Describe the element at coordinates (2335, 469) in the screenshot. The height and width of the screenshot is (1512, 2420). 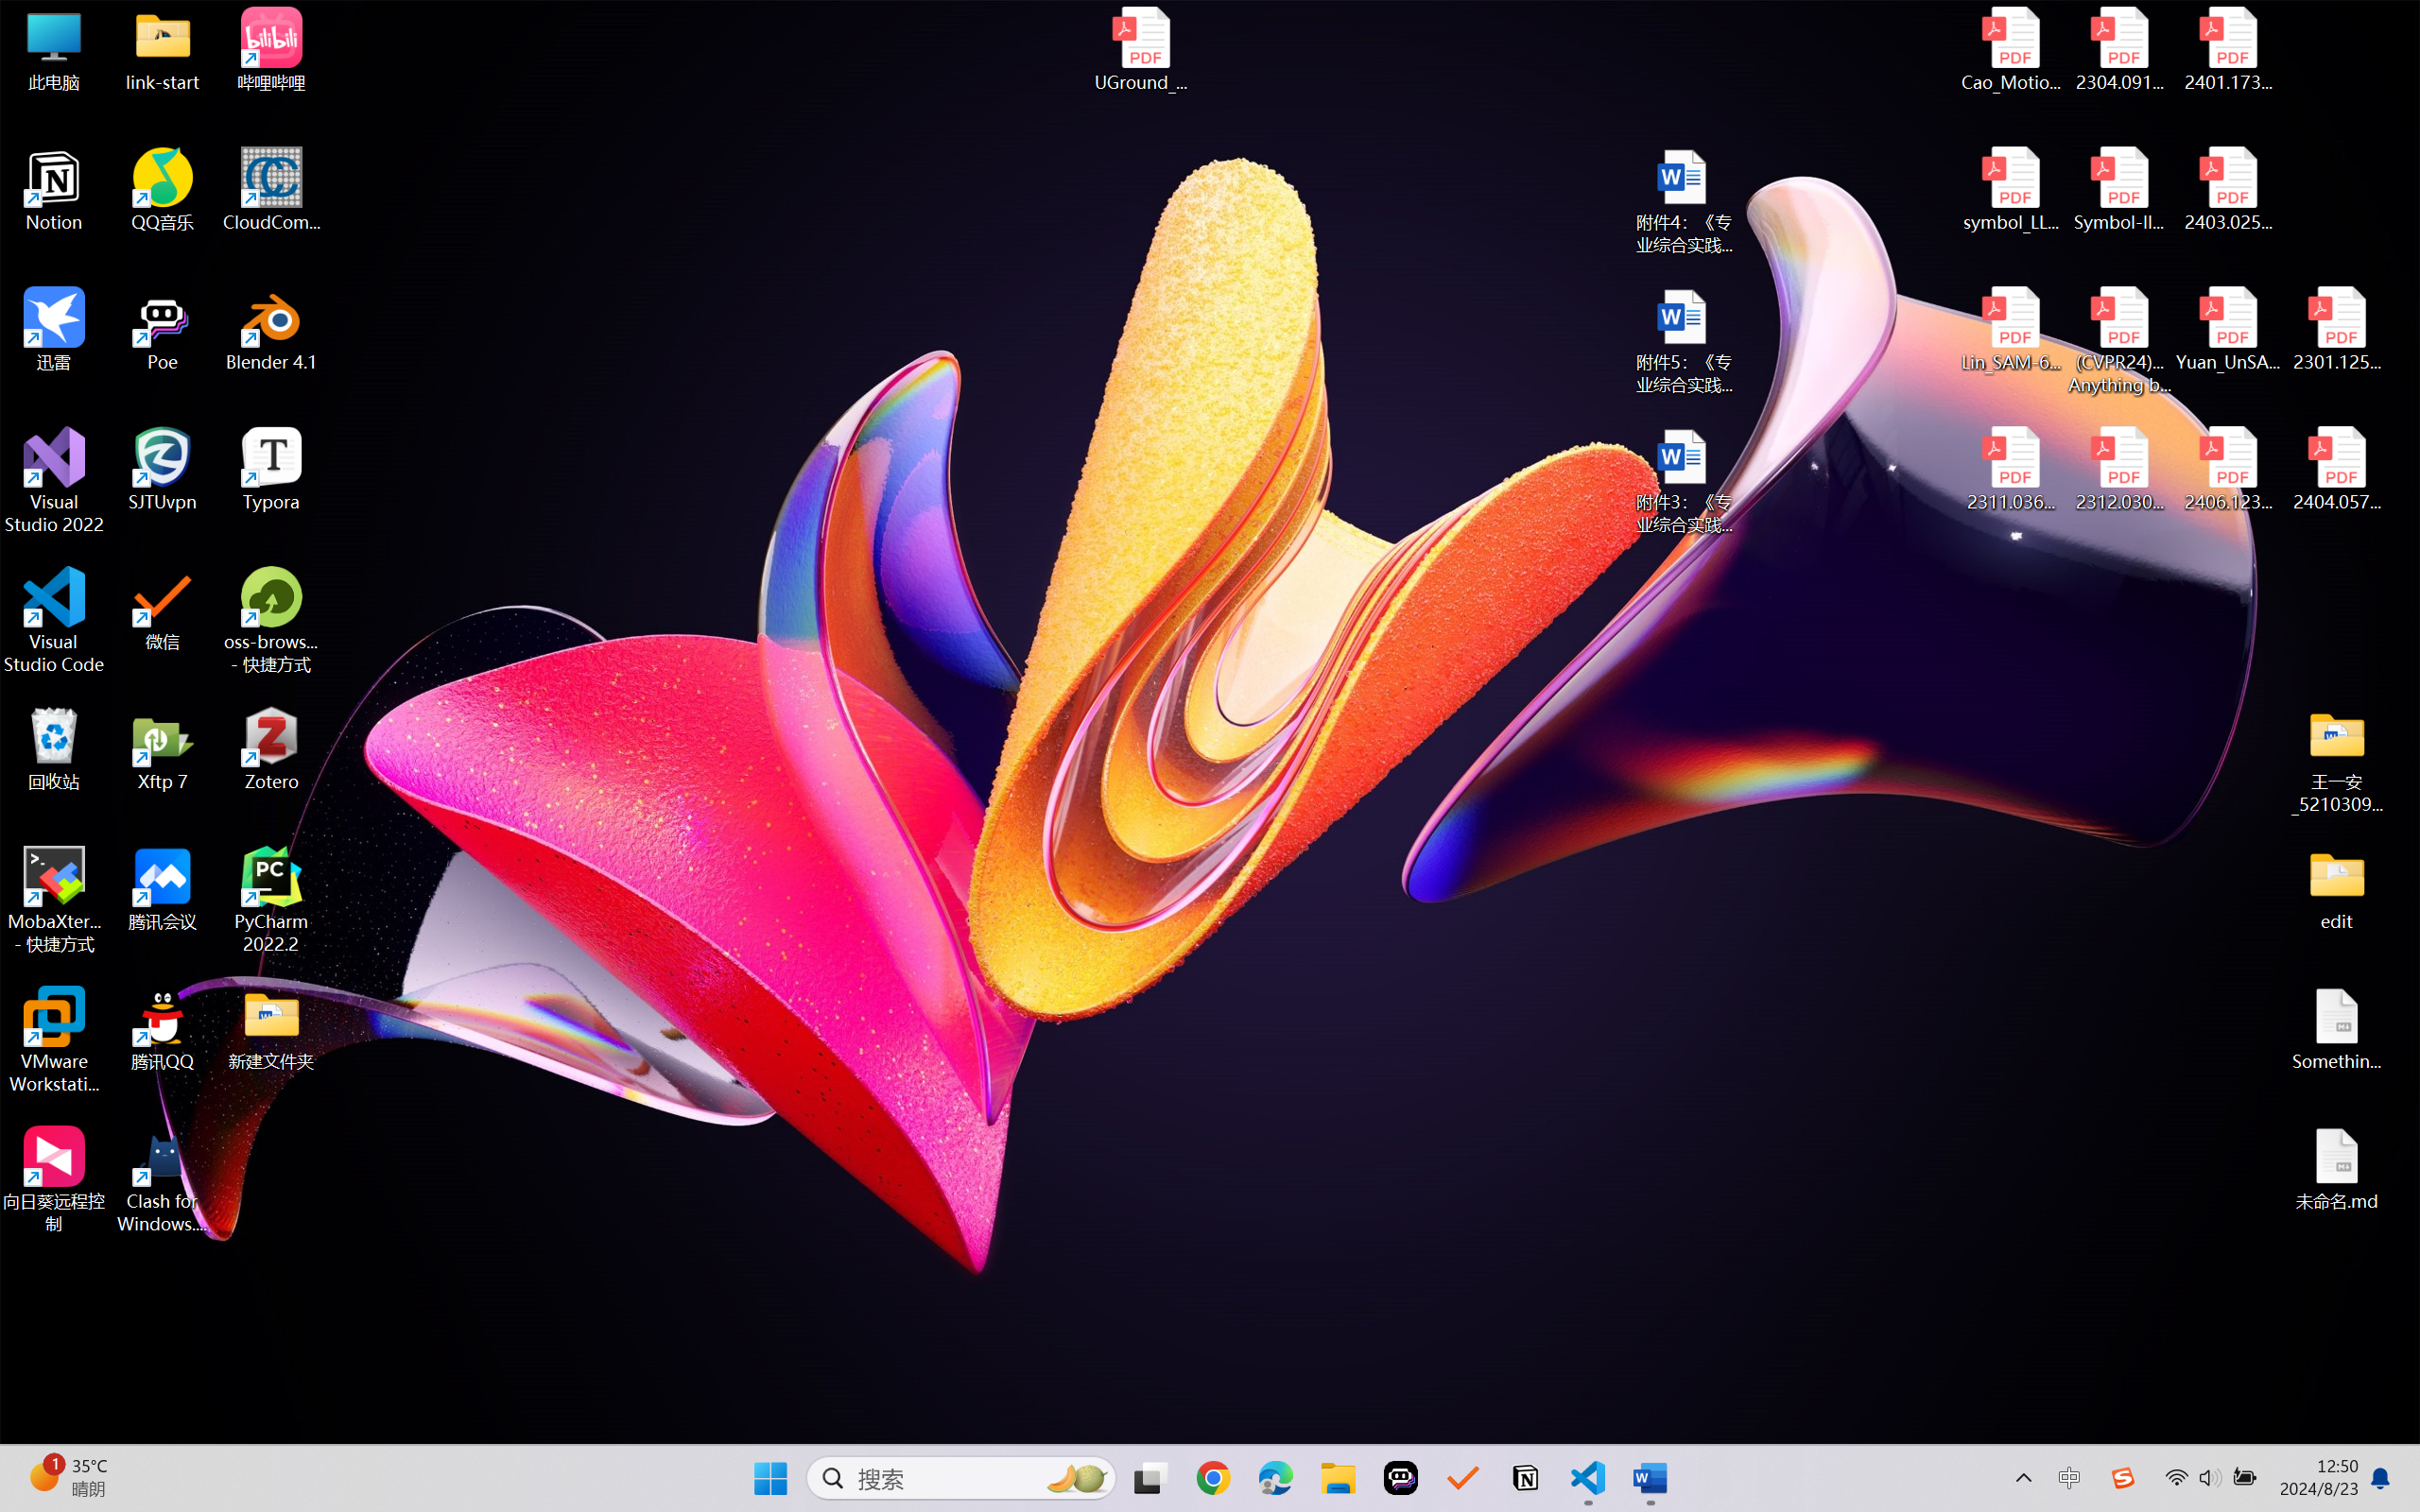
I see `'2404.05719v1.pdf'` at that location.